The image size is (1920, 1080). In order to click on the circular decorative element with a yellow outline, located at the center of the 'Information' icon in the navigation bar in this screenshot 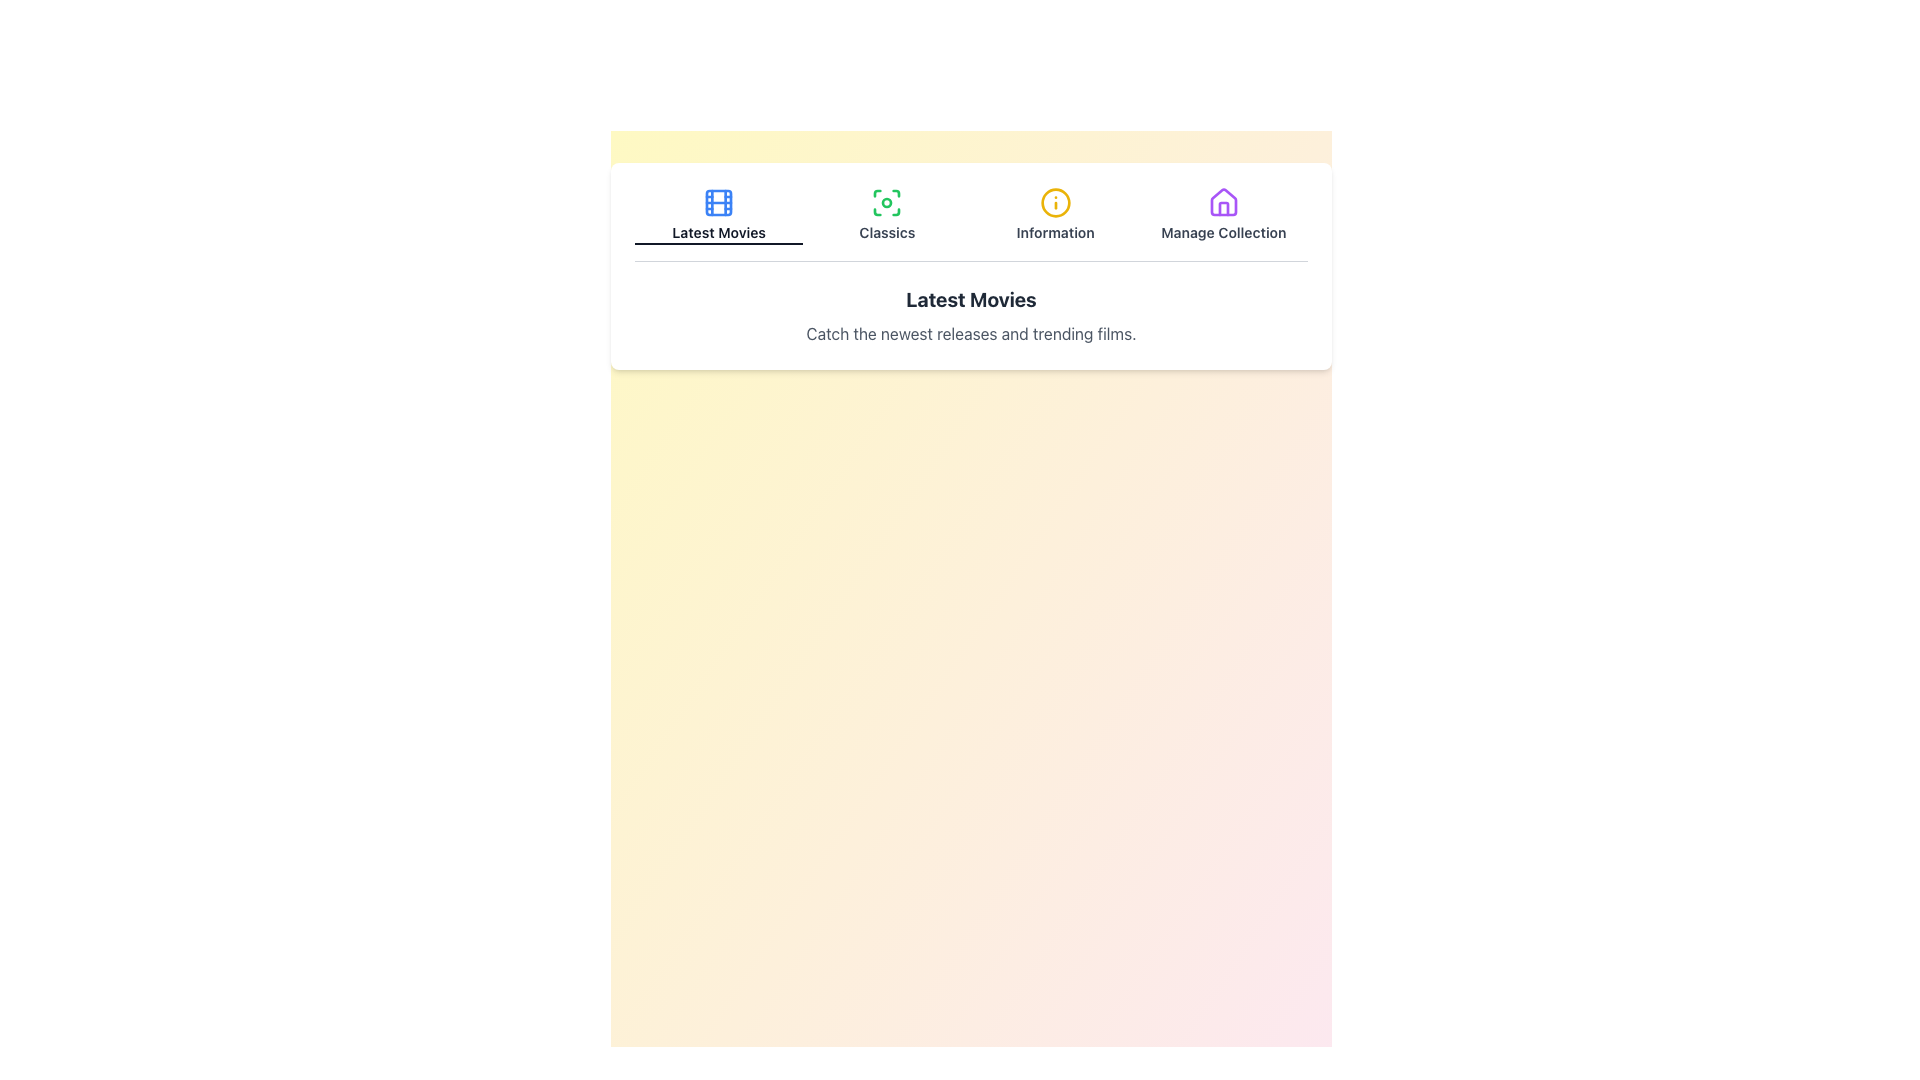, I will do `click(1054, 203)`.